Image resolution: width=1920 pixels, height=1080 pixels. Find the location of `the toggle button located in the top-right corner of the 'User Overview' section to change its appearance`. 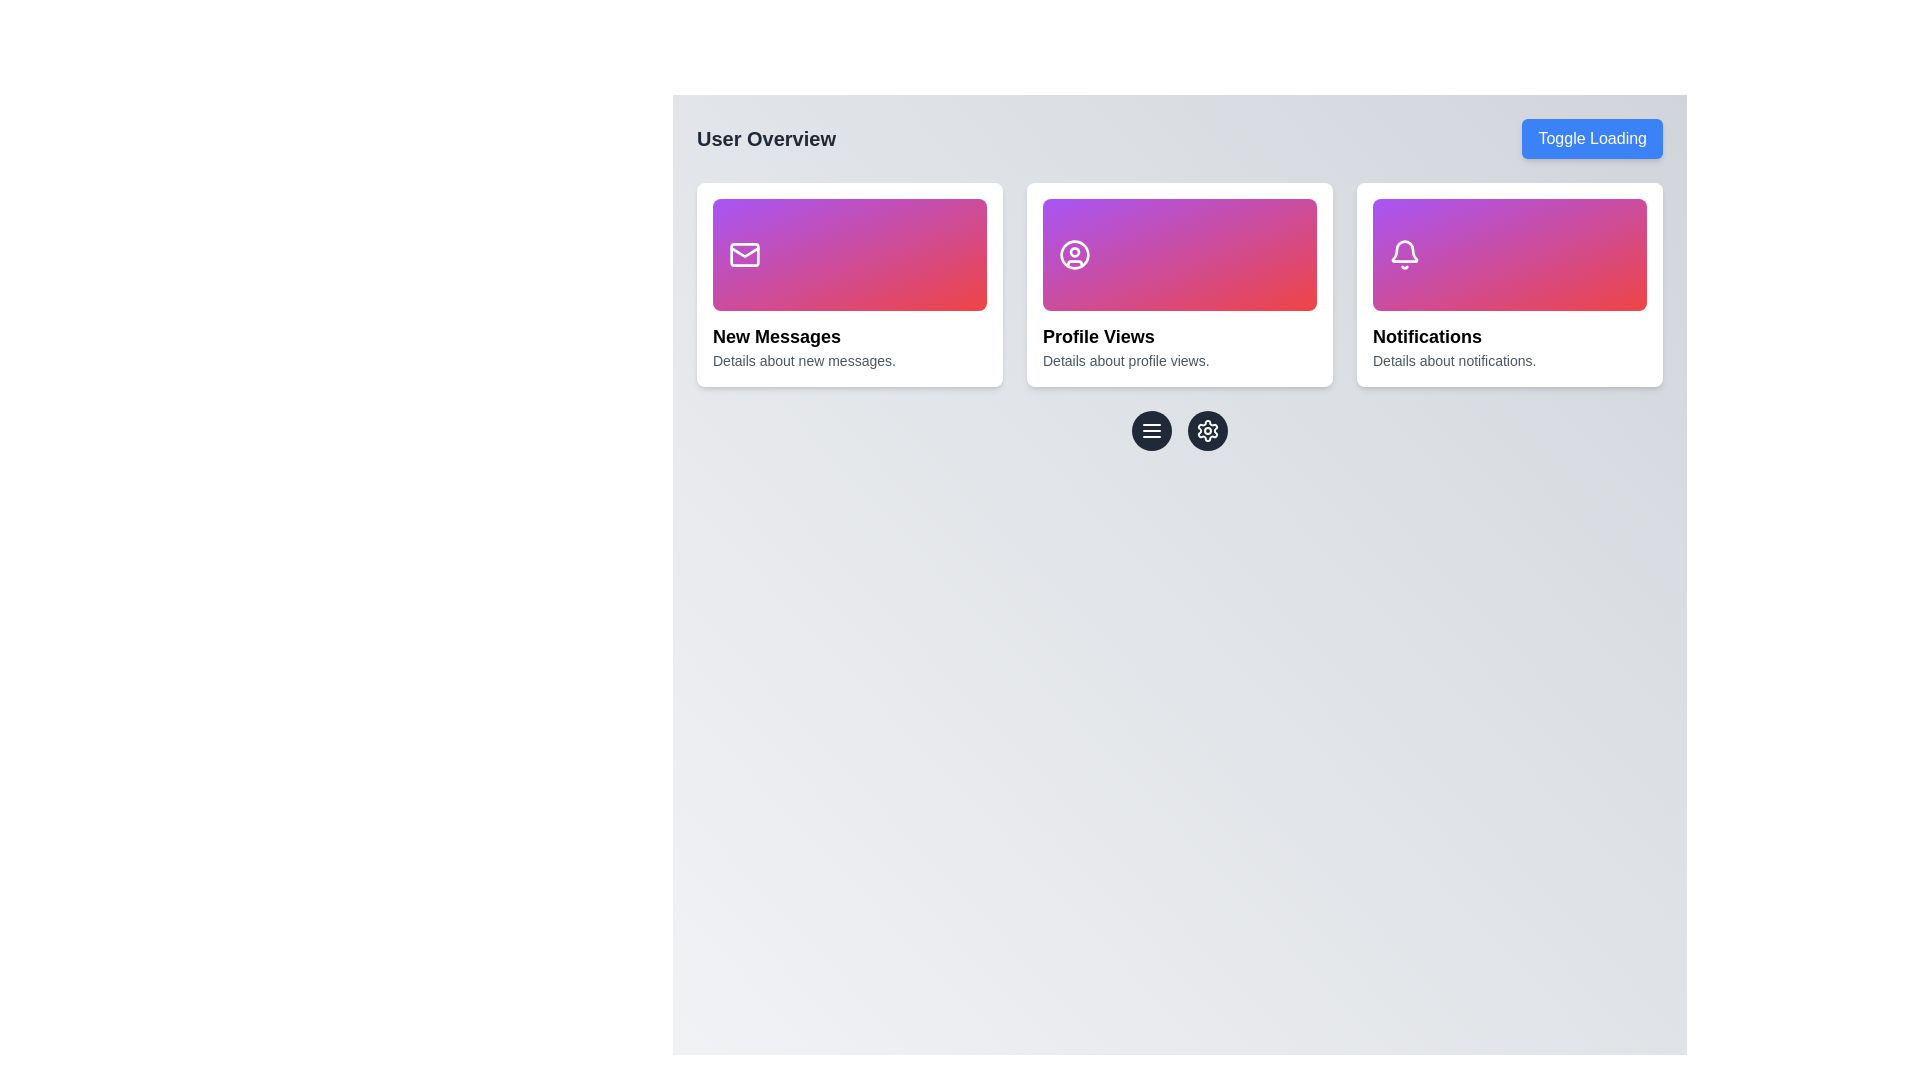

the toggle button located in the top-right corner of the 'User Overview' section to change its appearance is located at coordinates (1591, 137).